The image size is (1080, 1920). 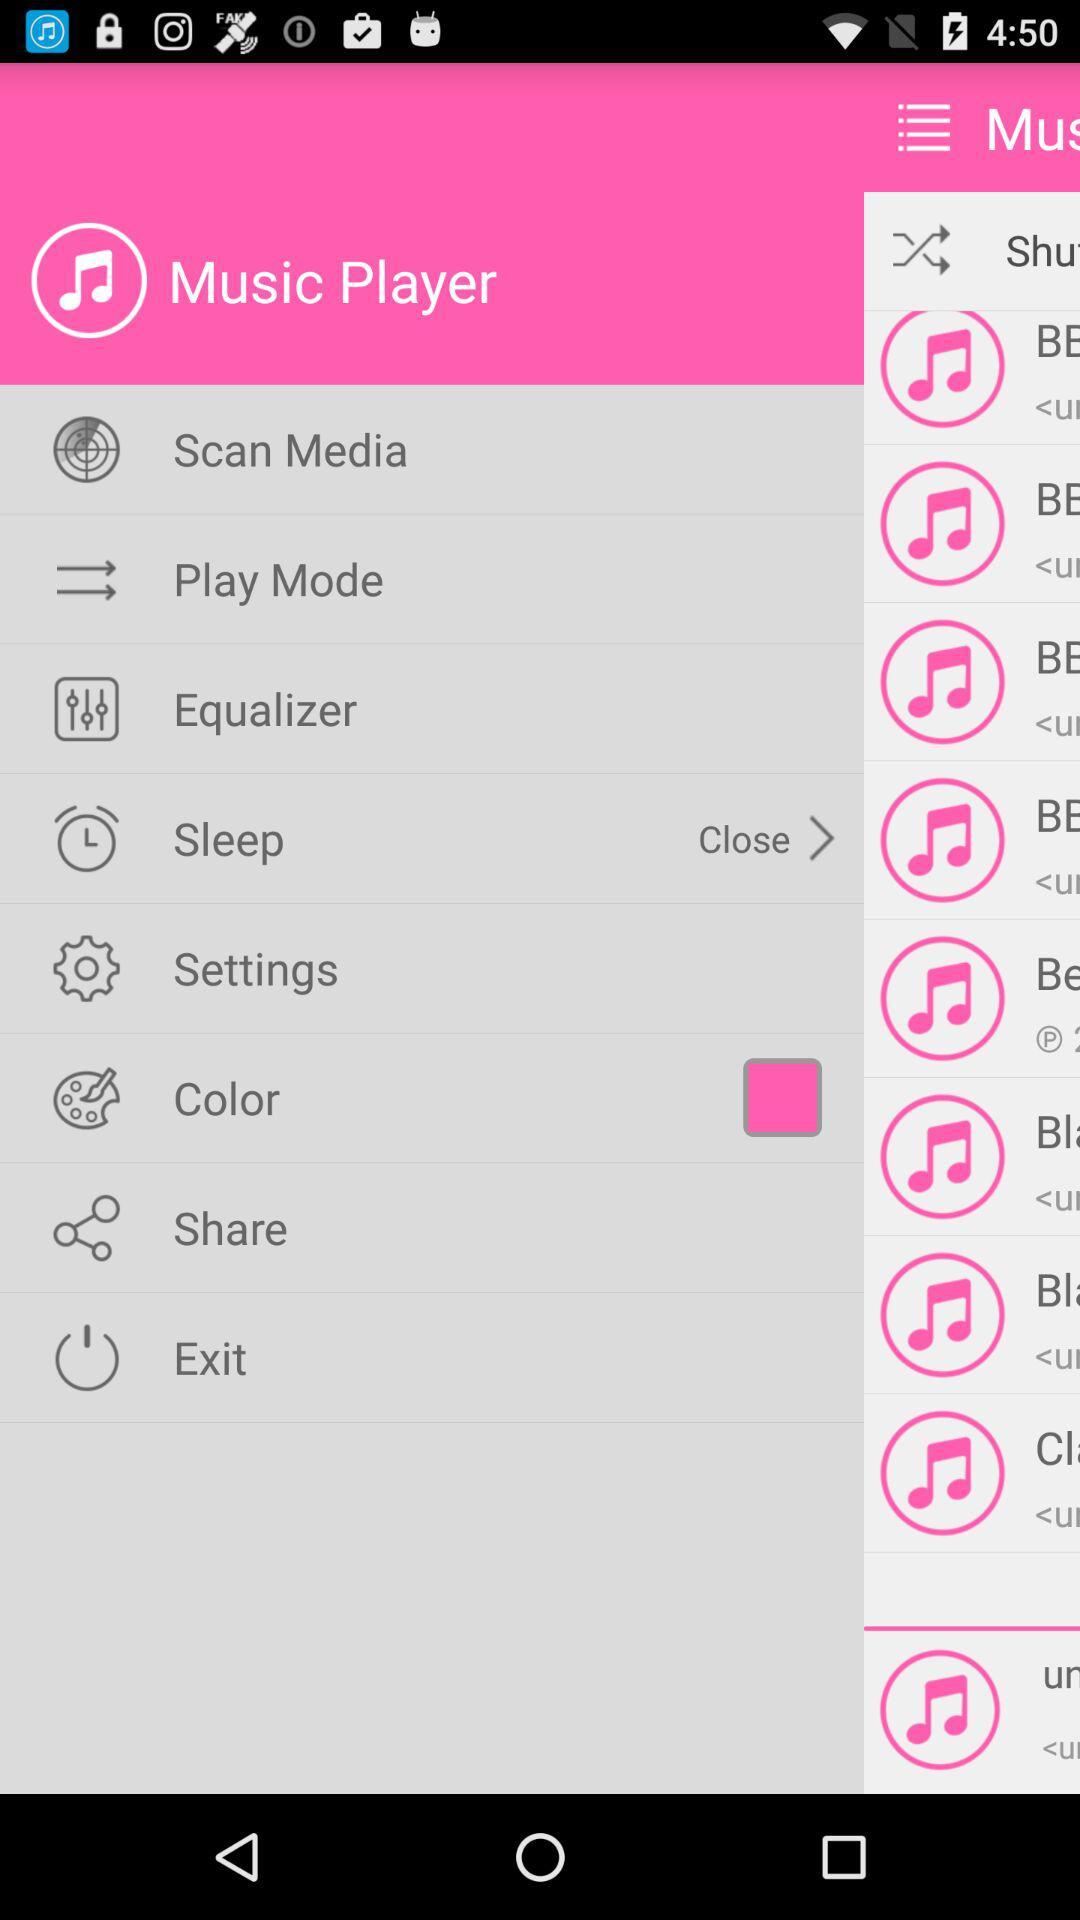 I want to click on the icon which is beside music player, so click(x=88, y=279).